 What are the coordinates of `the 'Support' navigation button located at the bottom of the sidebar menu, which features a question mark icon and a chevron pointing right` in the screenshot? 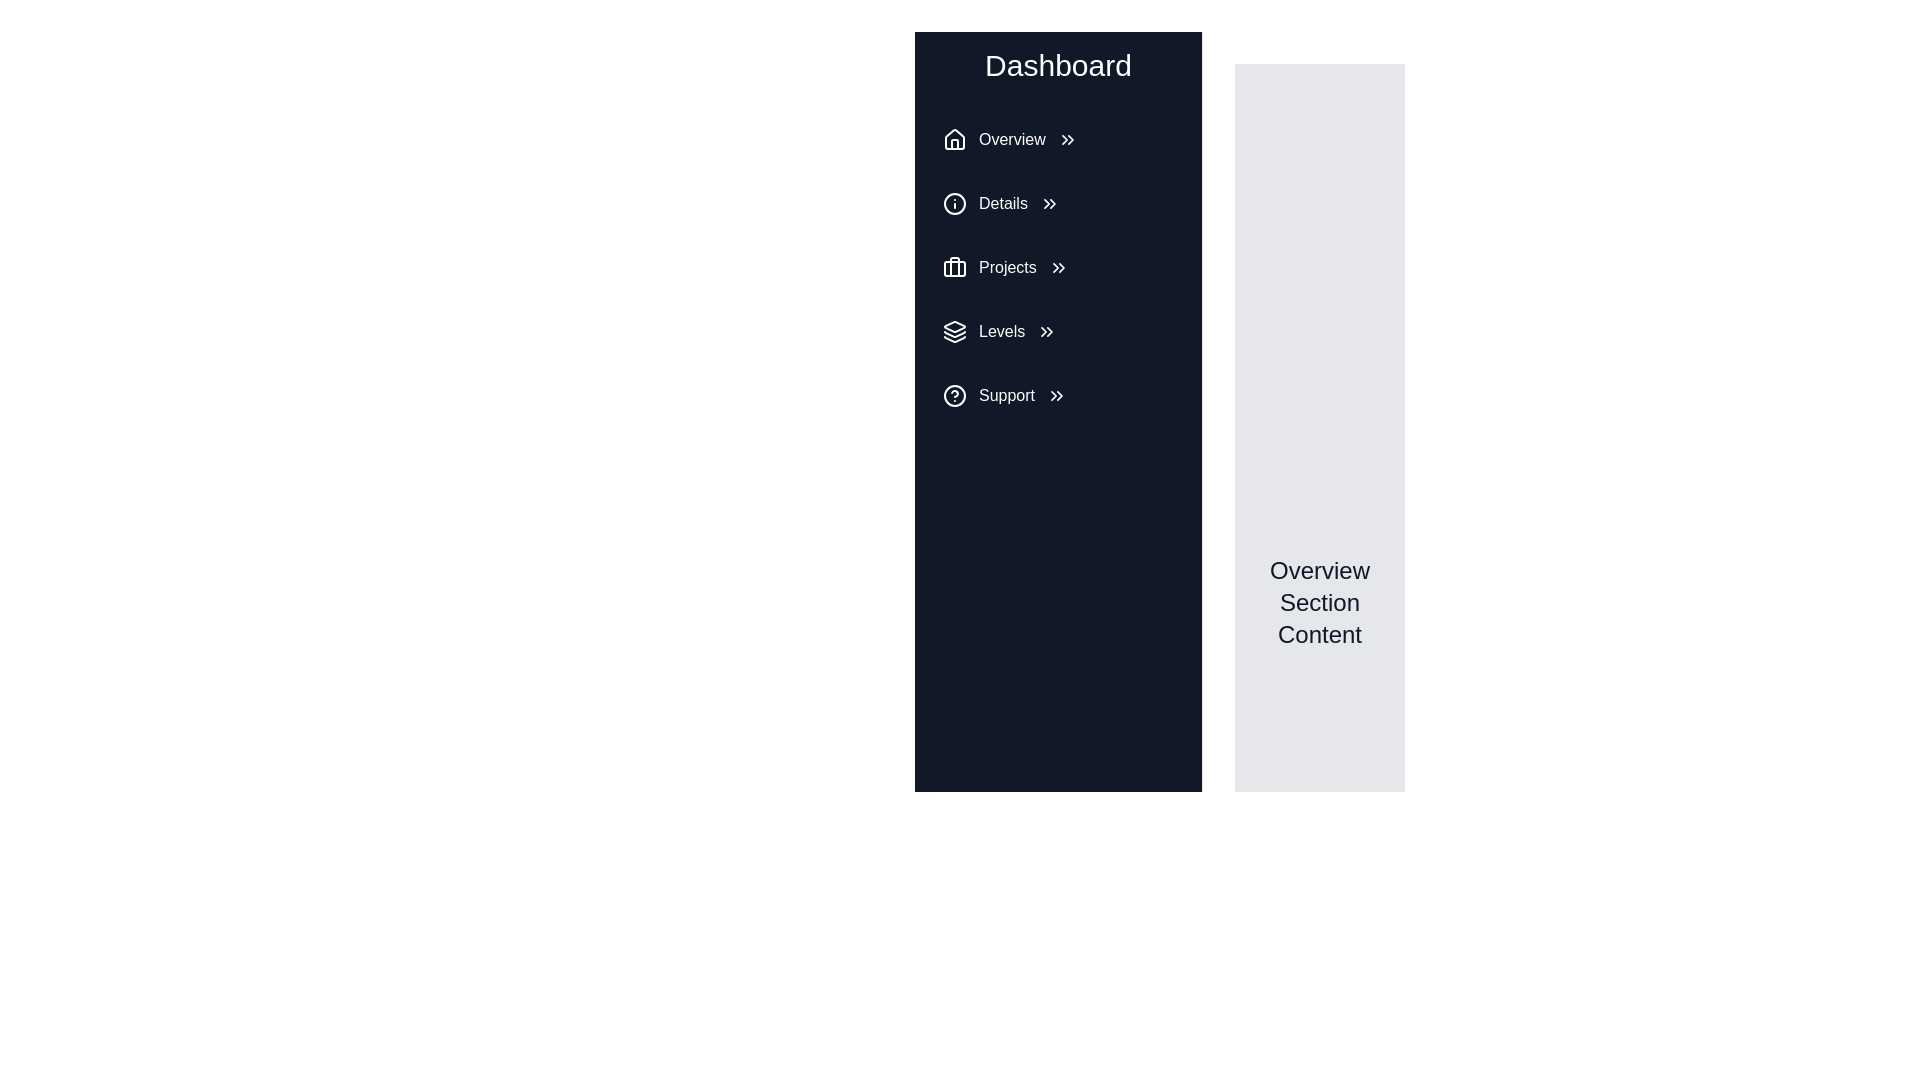 It's located at (1057, 396).